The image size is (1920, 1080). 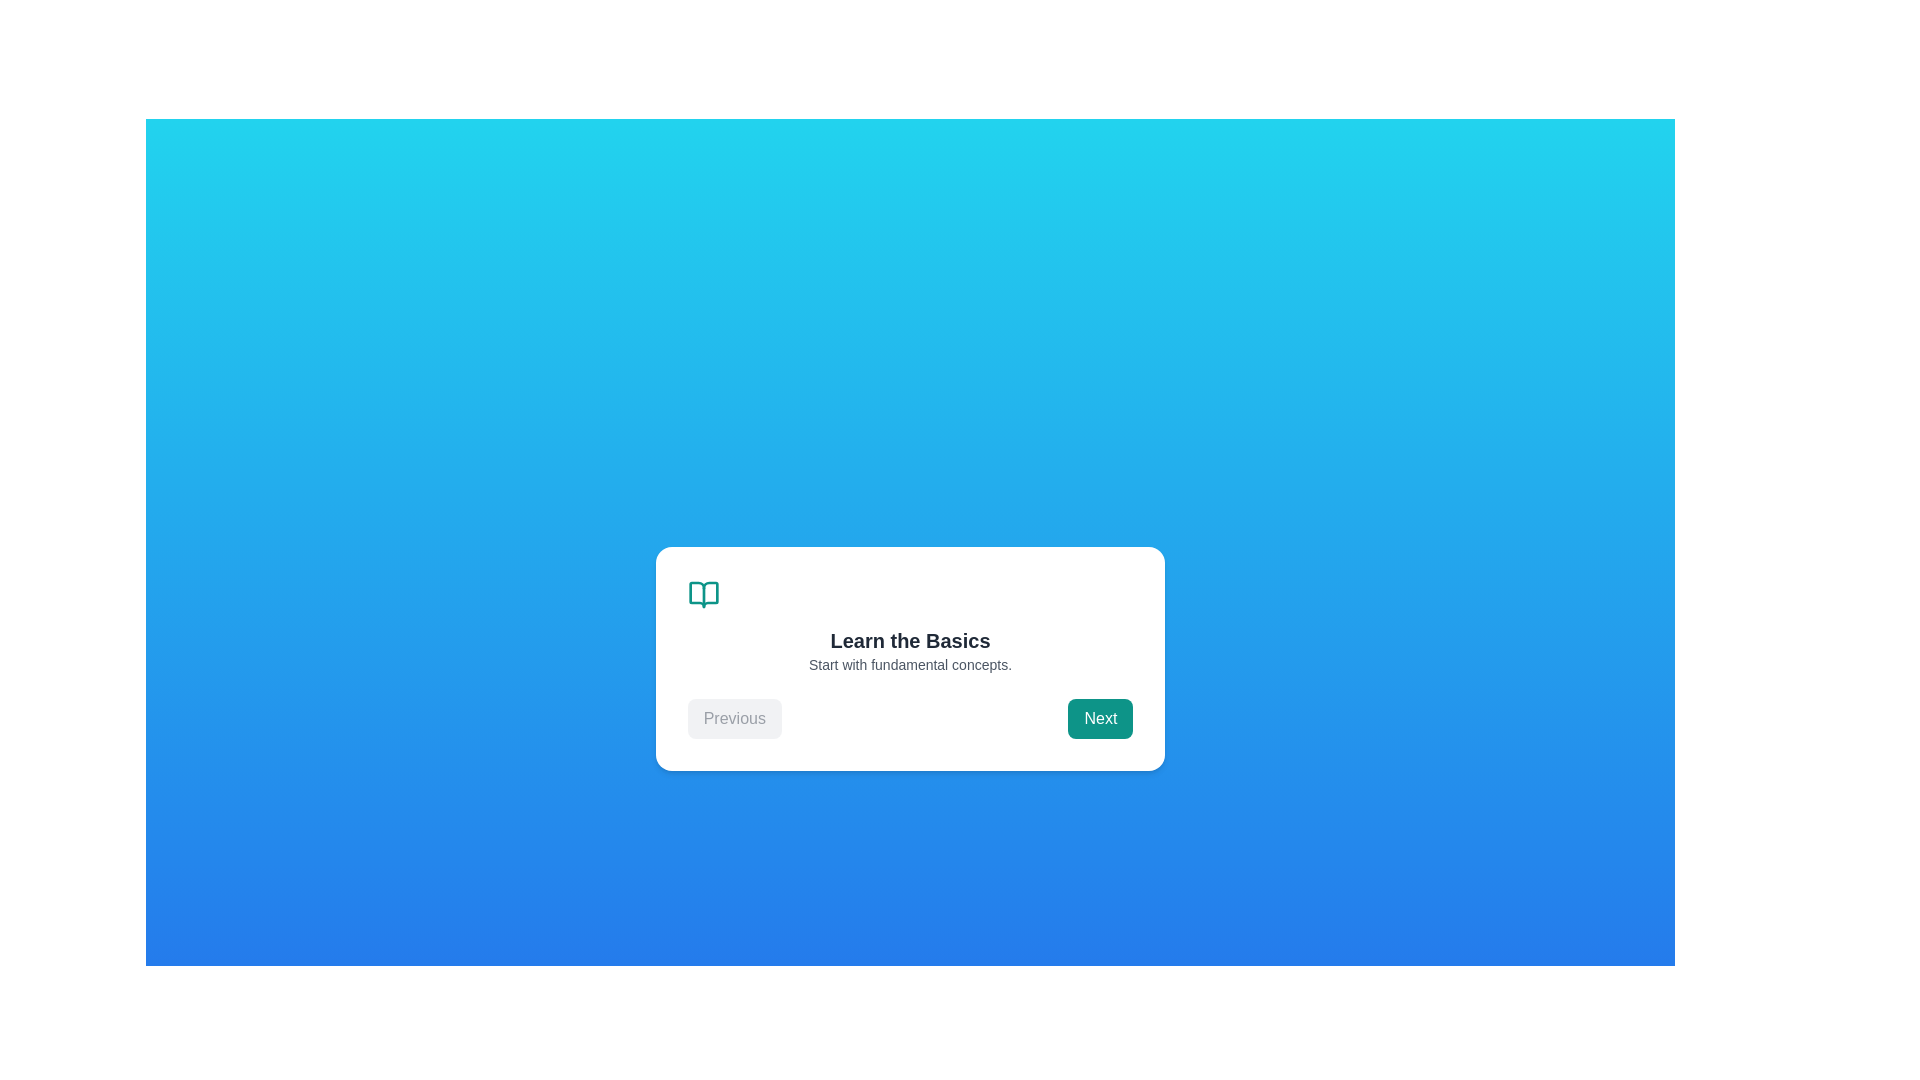 What do you see at coordinates (1099, 717) in the screenshot?
I see `'Next' button to proceed to the next step` at bounding box center [1099, 717].